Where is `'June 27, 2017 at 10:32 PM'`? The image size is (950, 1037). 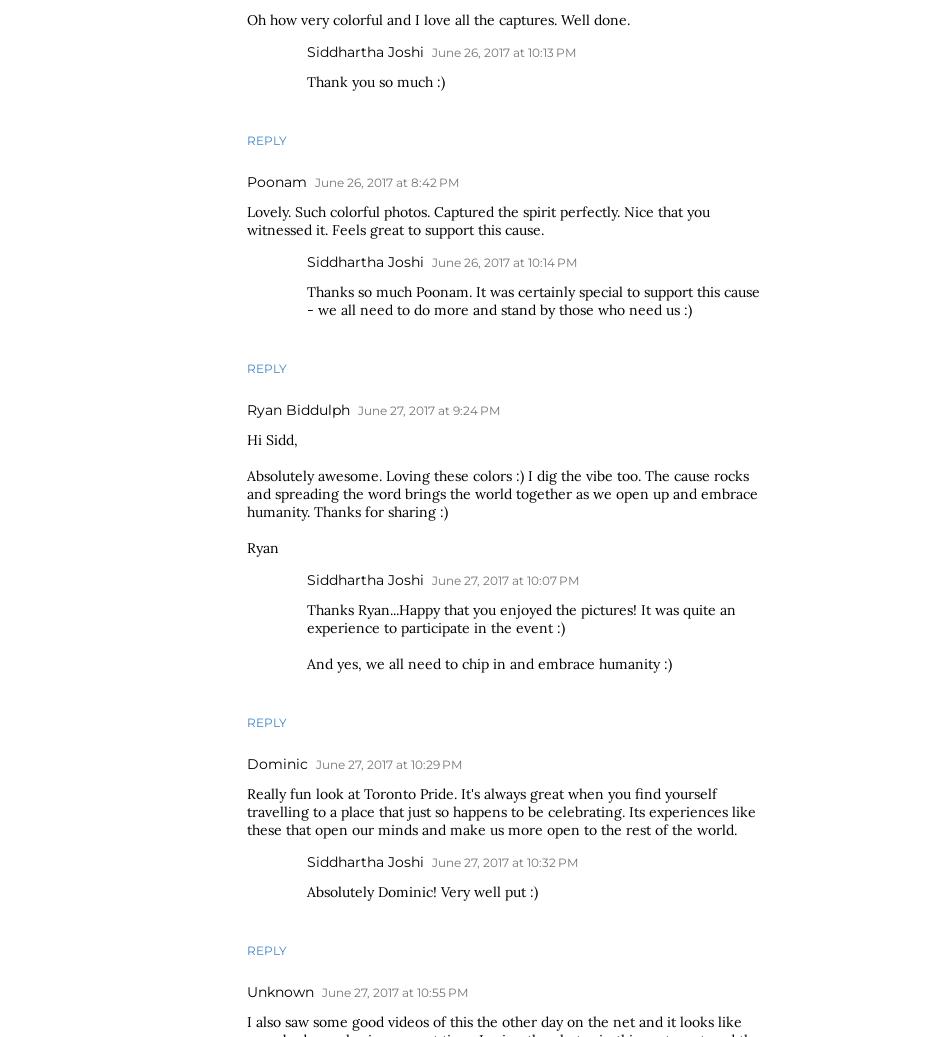
'June 27, 2017 at 10:32 PM' is located at coordinates (505, 862).